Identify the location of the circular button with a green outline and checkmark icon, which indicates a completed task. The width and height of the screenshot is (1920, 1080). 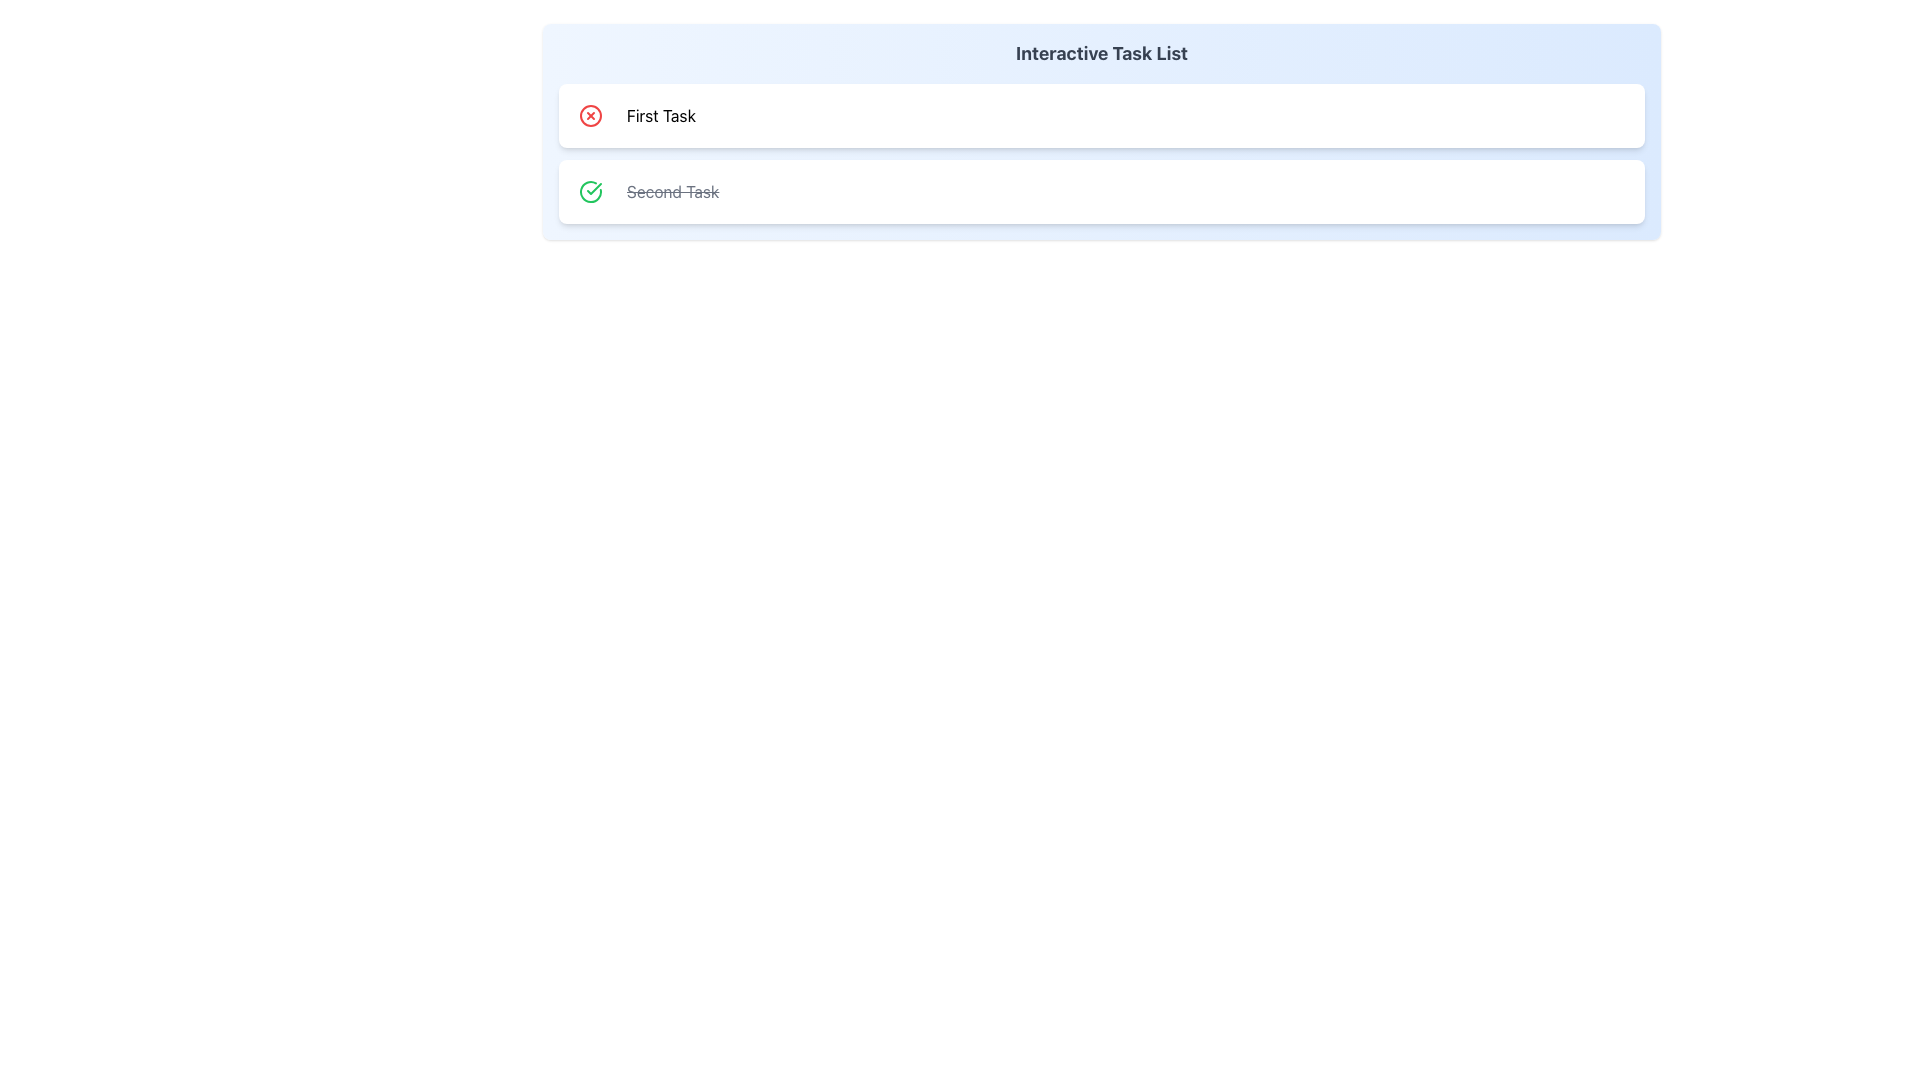
(589, 192).